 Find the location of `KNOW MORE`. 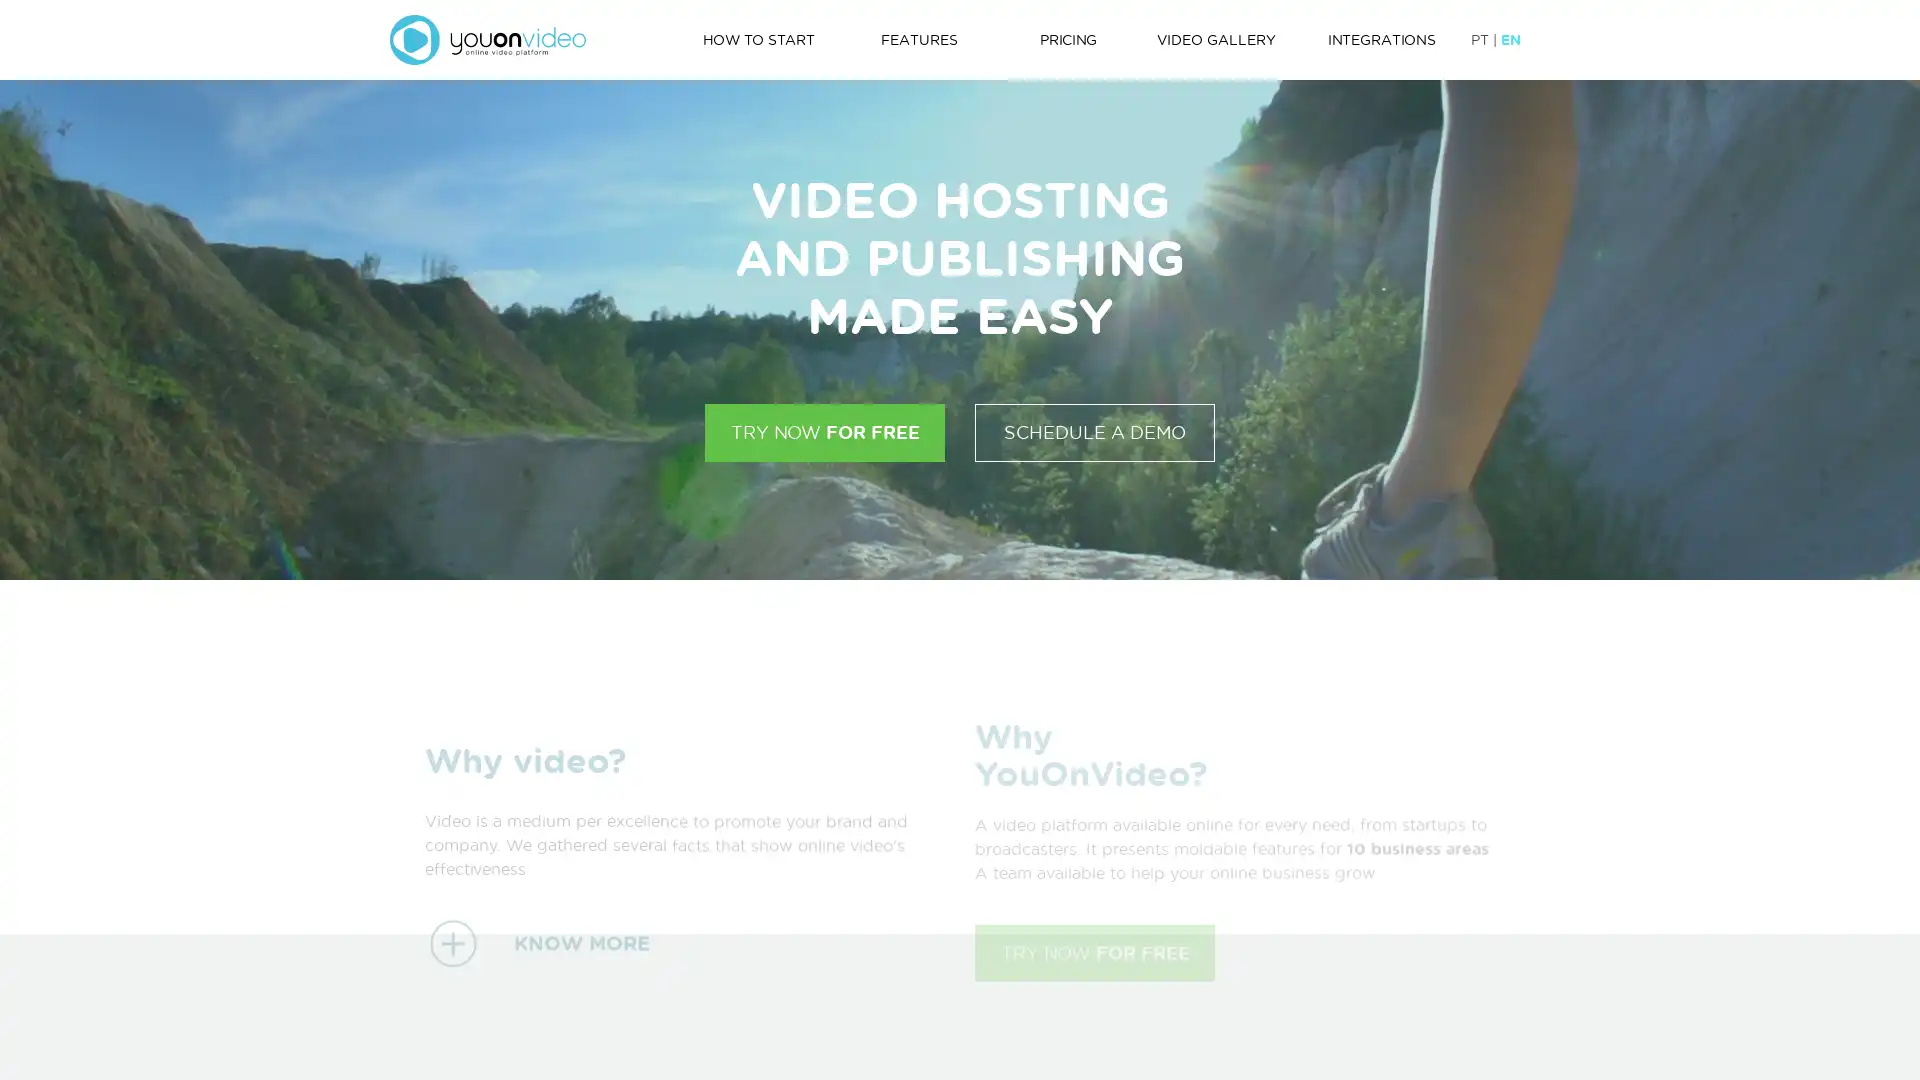

KNOW MORE is located at coordinates (643, 849).